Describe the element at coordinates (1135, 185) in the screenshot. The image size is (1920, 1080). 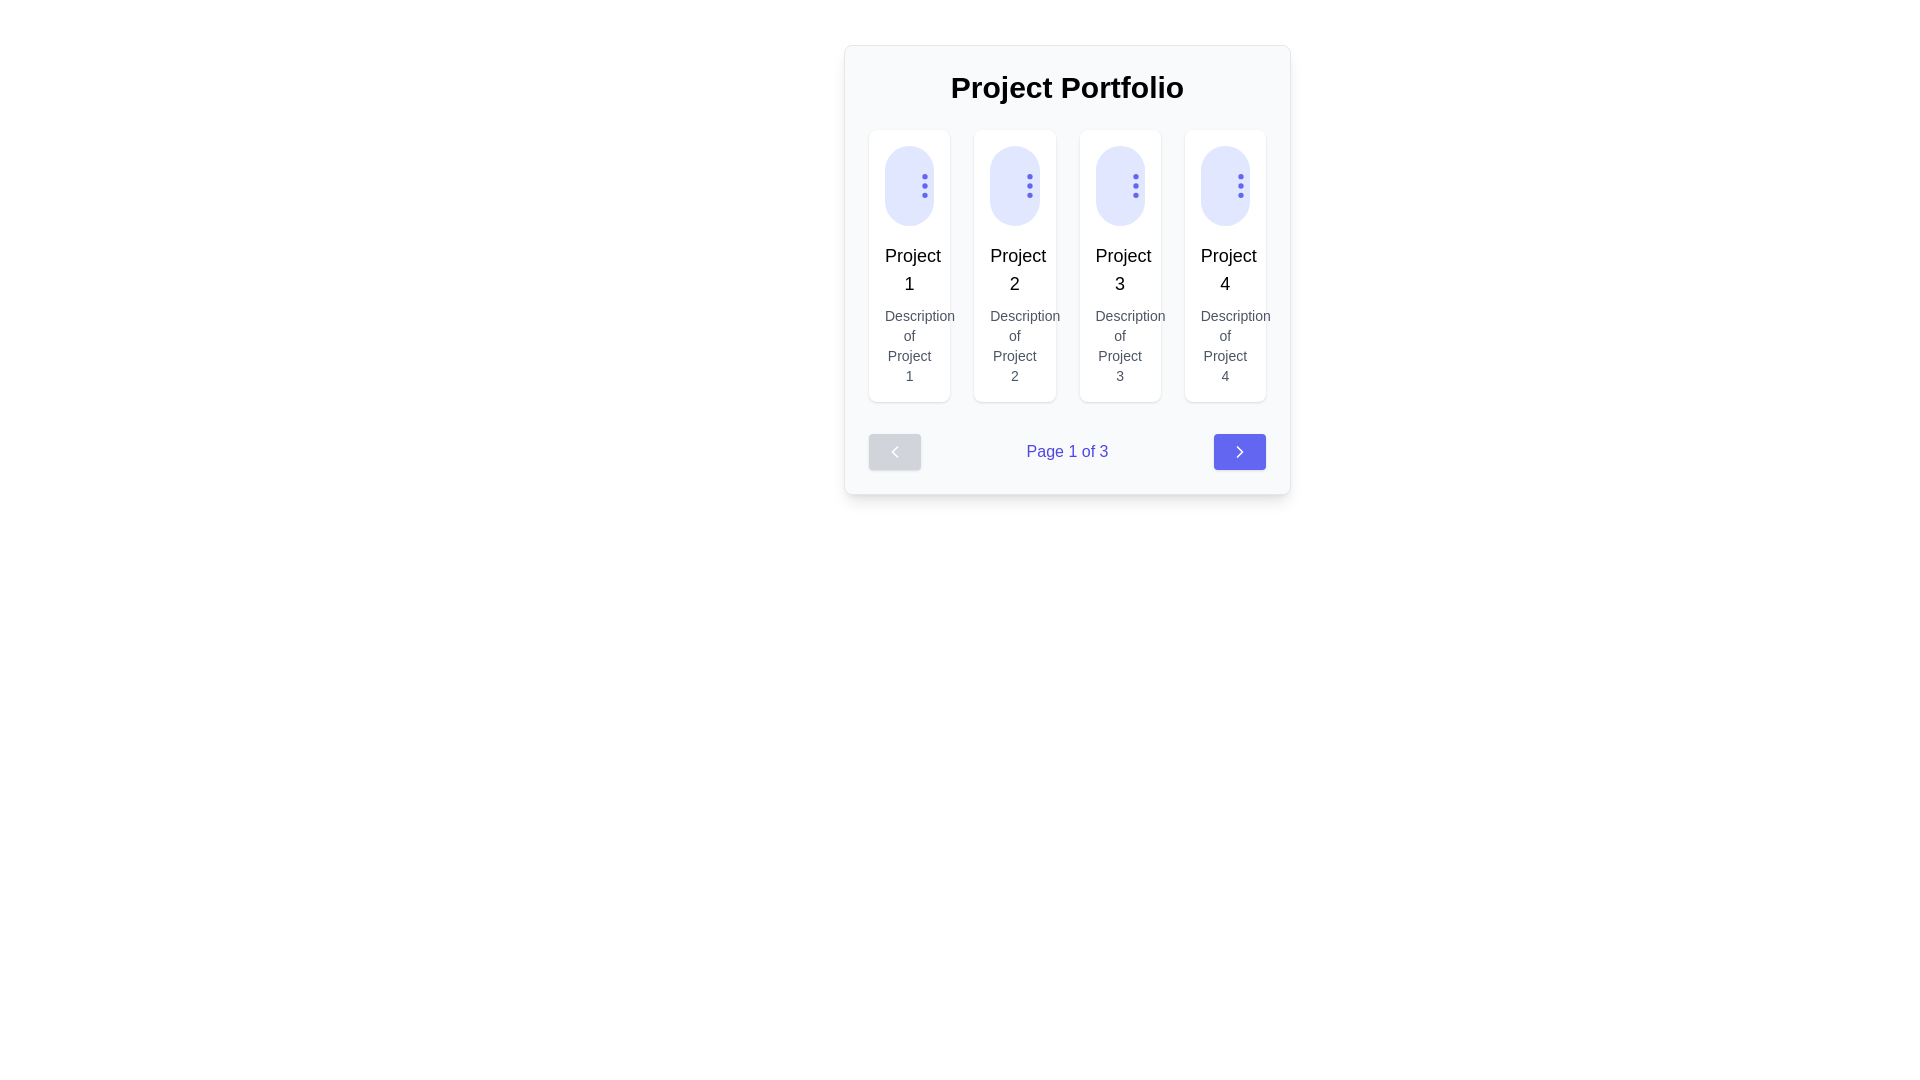
I see `the vertical ellipsis icon consisting of three circular dots arranged vertically within an outlined circle with a soft indigo background` at that location.